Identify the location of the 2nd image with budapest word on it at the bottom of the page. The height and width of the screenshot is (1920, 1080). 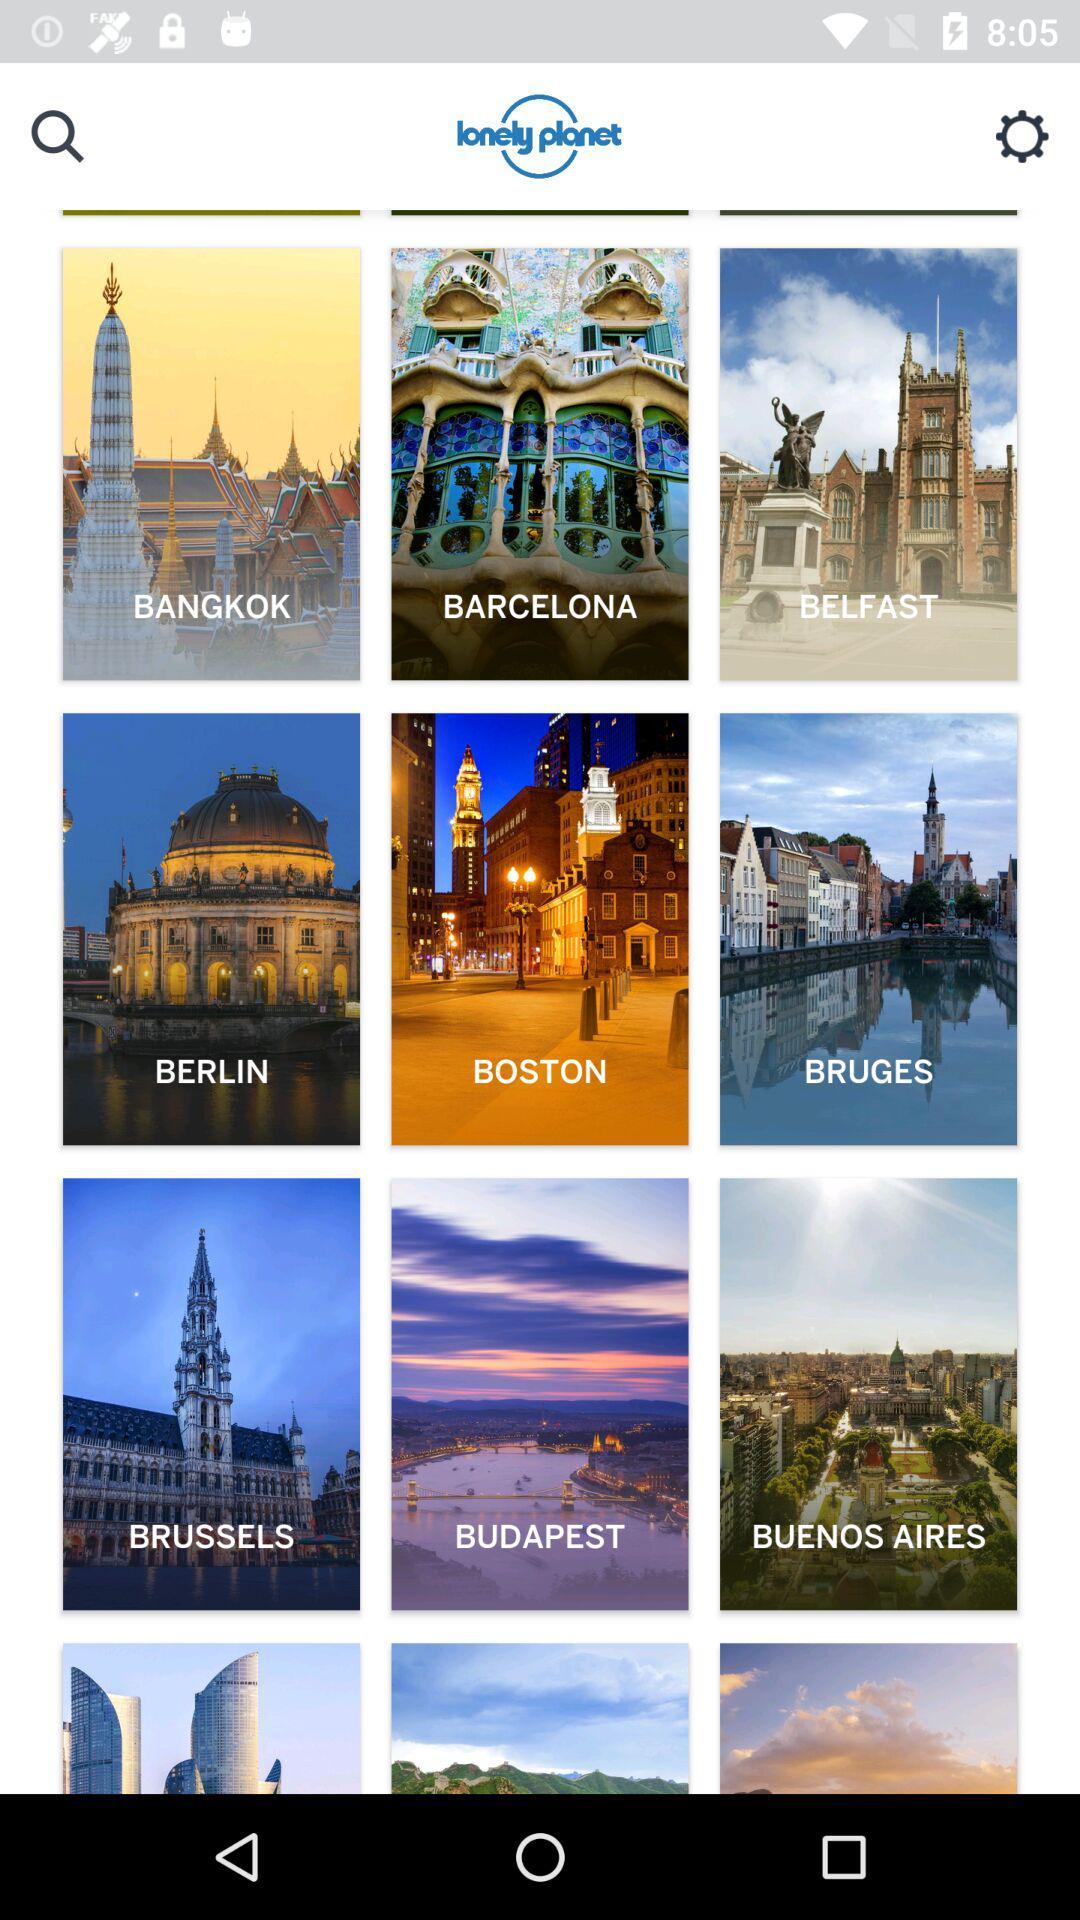
(540, 1392).